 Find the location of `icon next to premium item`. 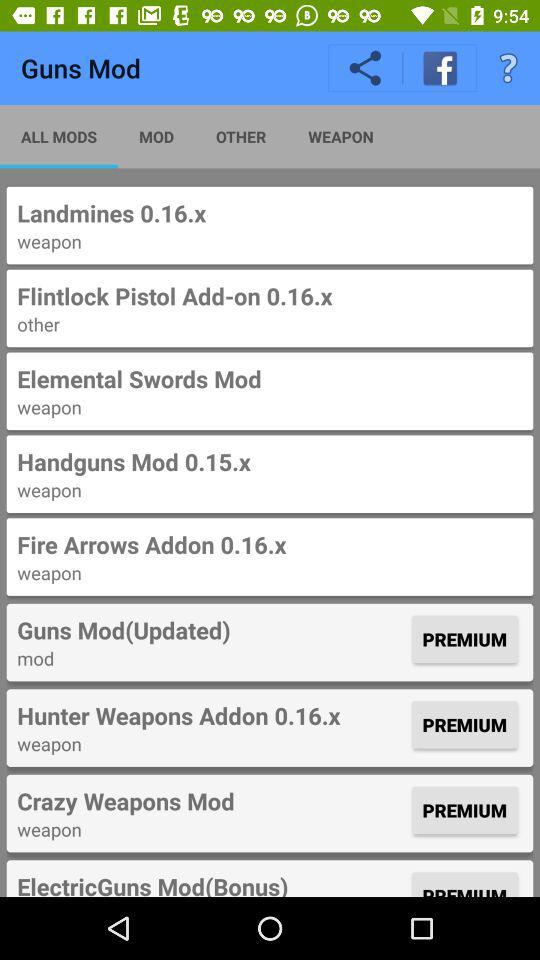

icon next to premium item is located at coordinates (211, 715).